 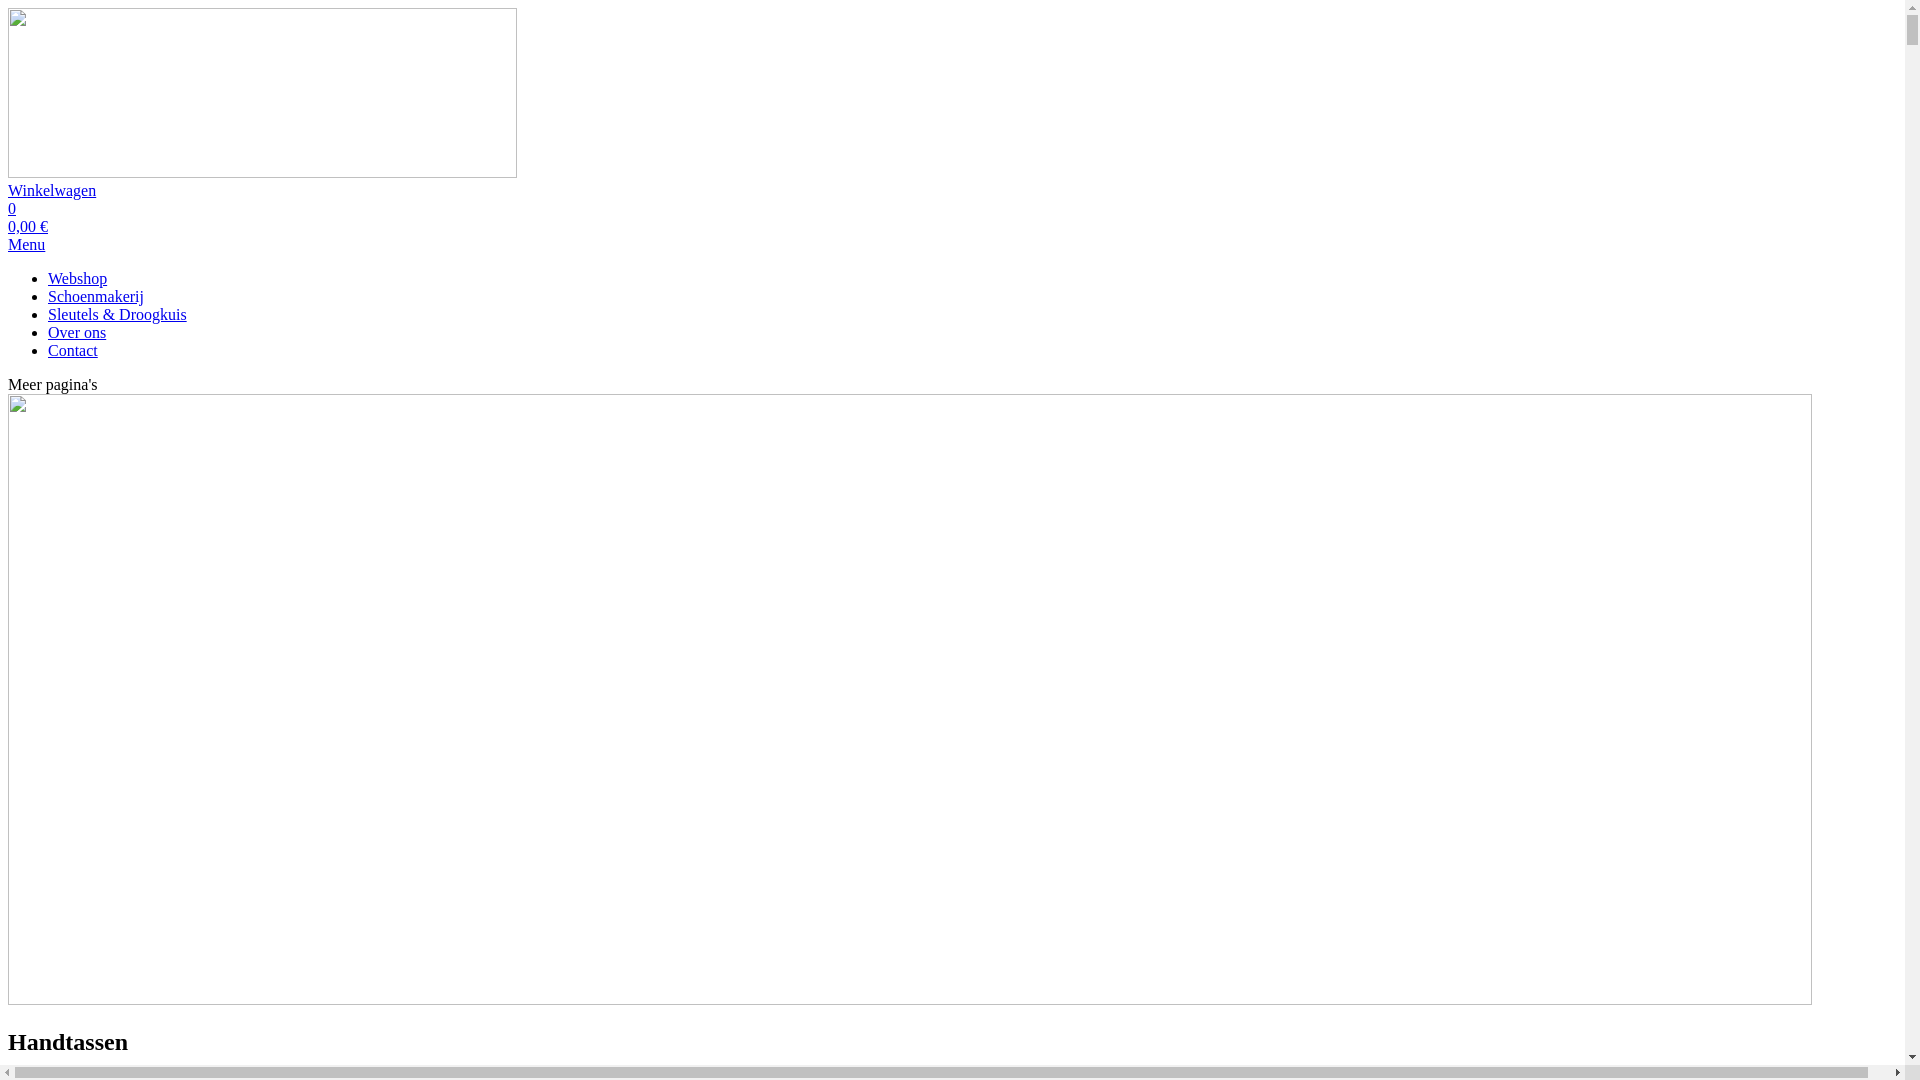 What do you see at coordinates (116, 314) in the screenshot?
I see `'Sleutels & Droogkuis'` at bounding box center [116, 314].